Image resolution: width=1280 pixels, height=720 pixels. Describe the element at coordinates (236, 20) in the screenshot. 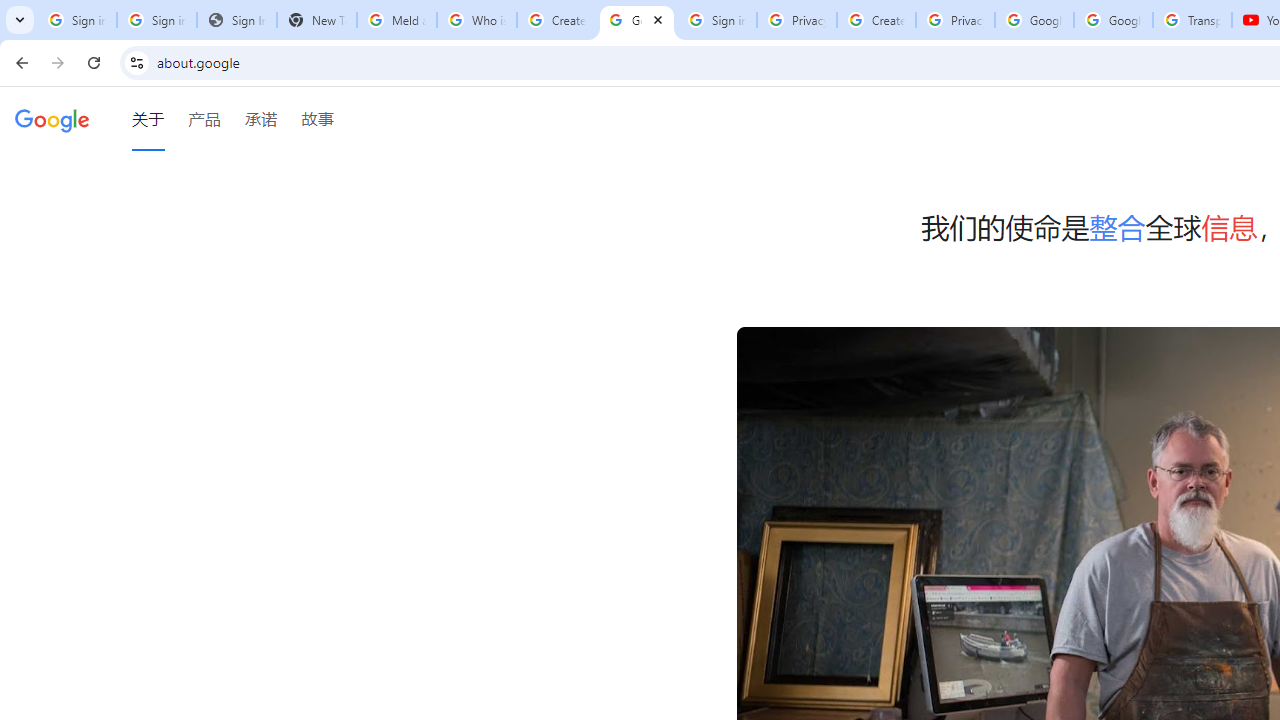

I see `'Sign In - USA TODAY'` at that location.